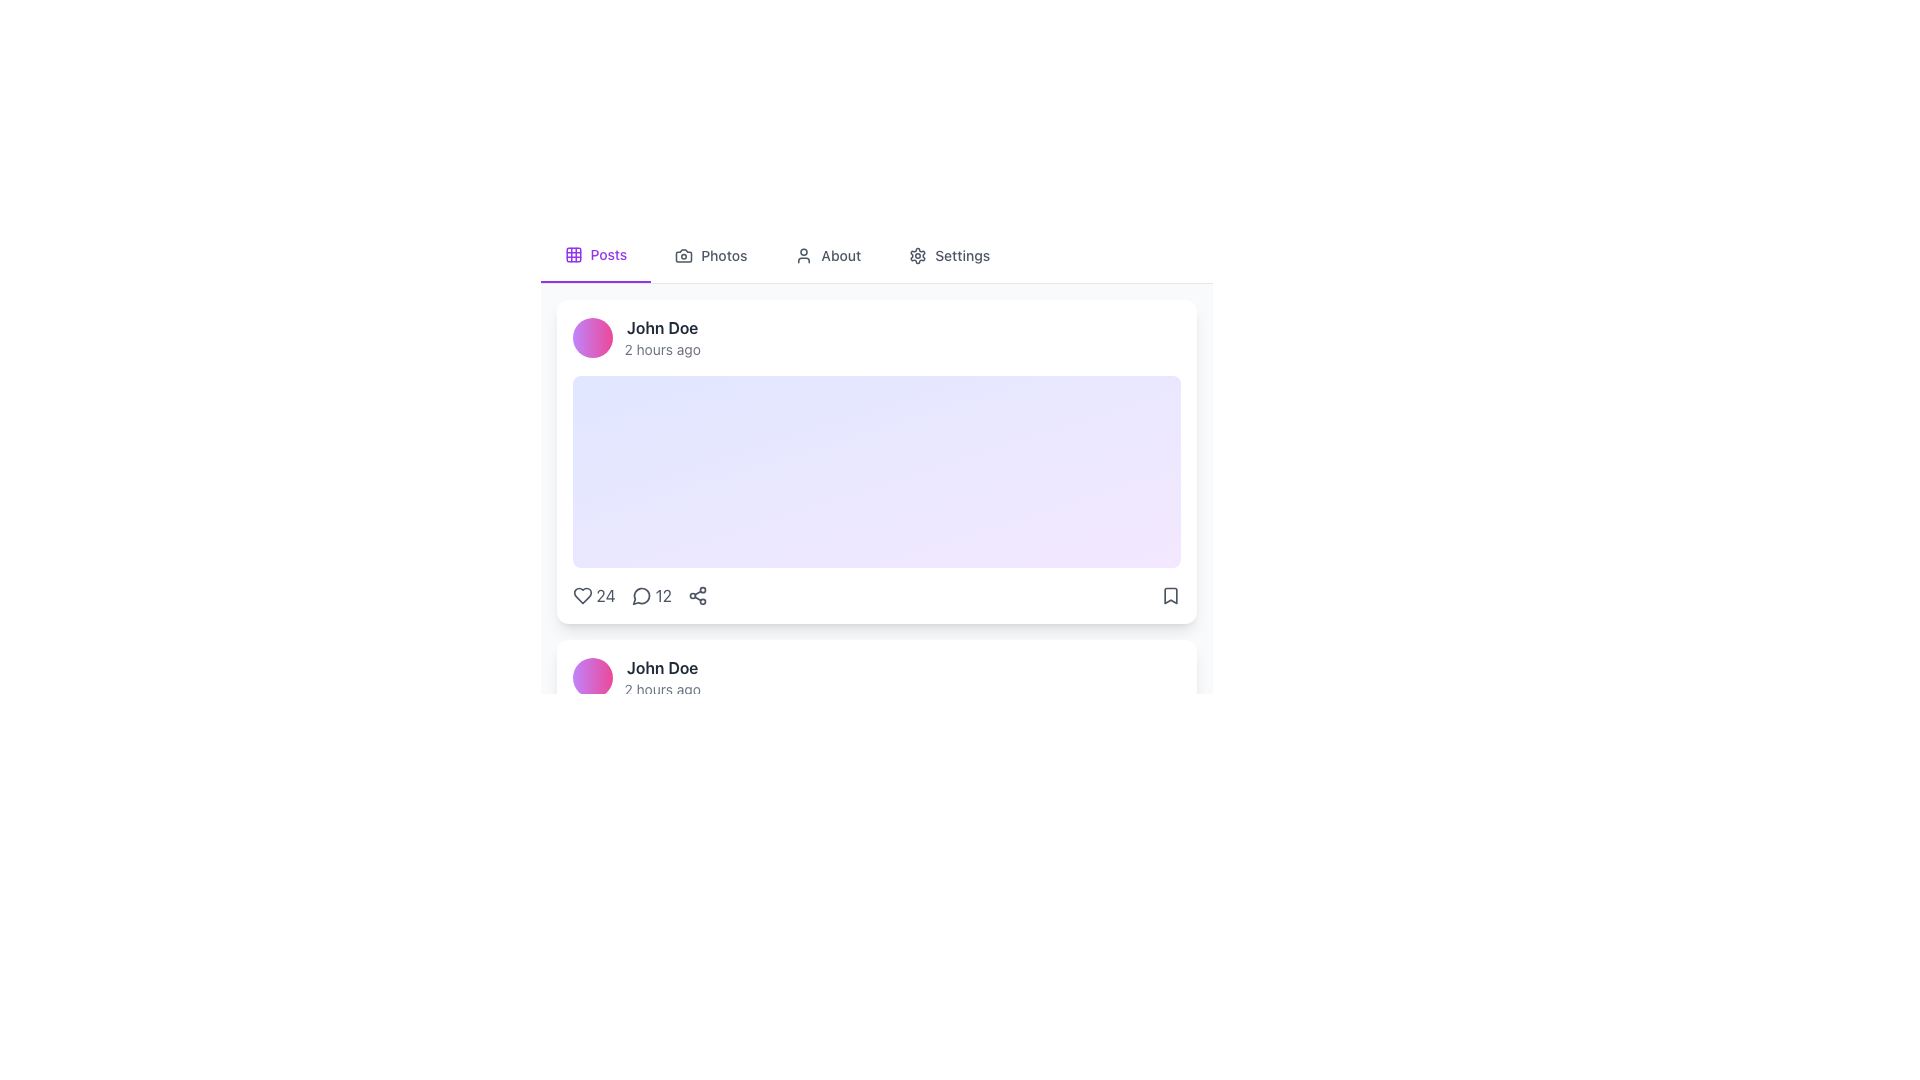  I want to click on the decorative square located at the top-left of the 3x3 grid icon, positioned near the navigation menu, so click(572, 253).